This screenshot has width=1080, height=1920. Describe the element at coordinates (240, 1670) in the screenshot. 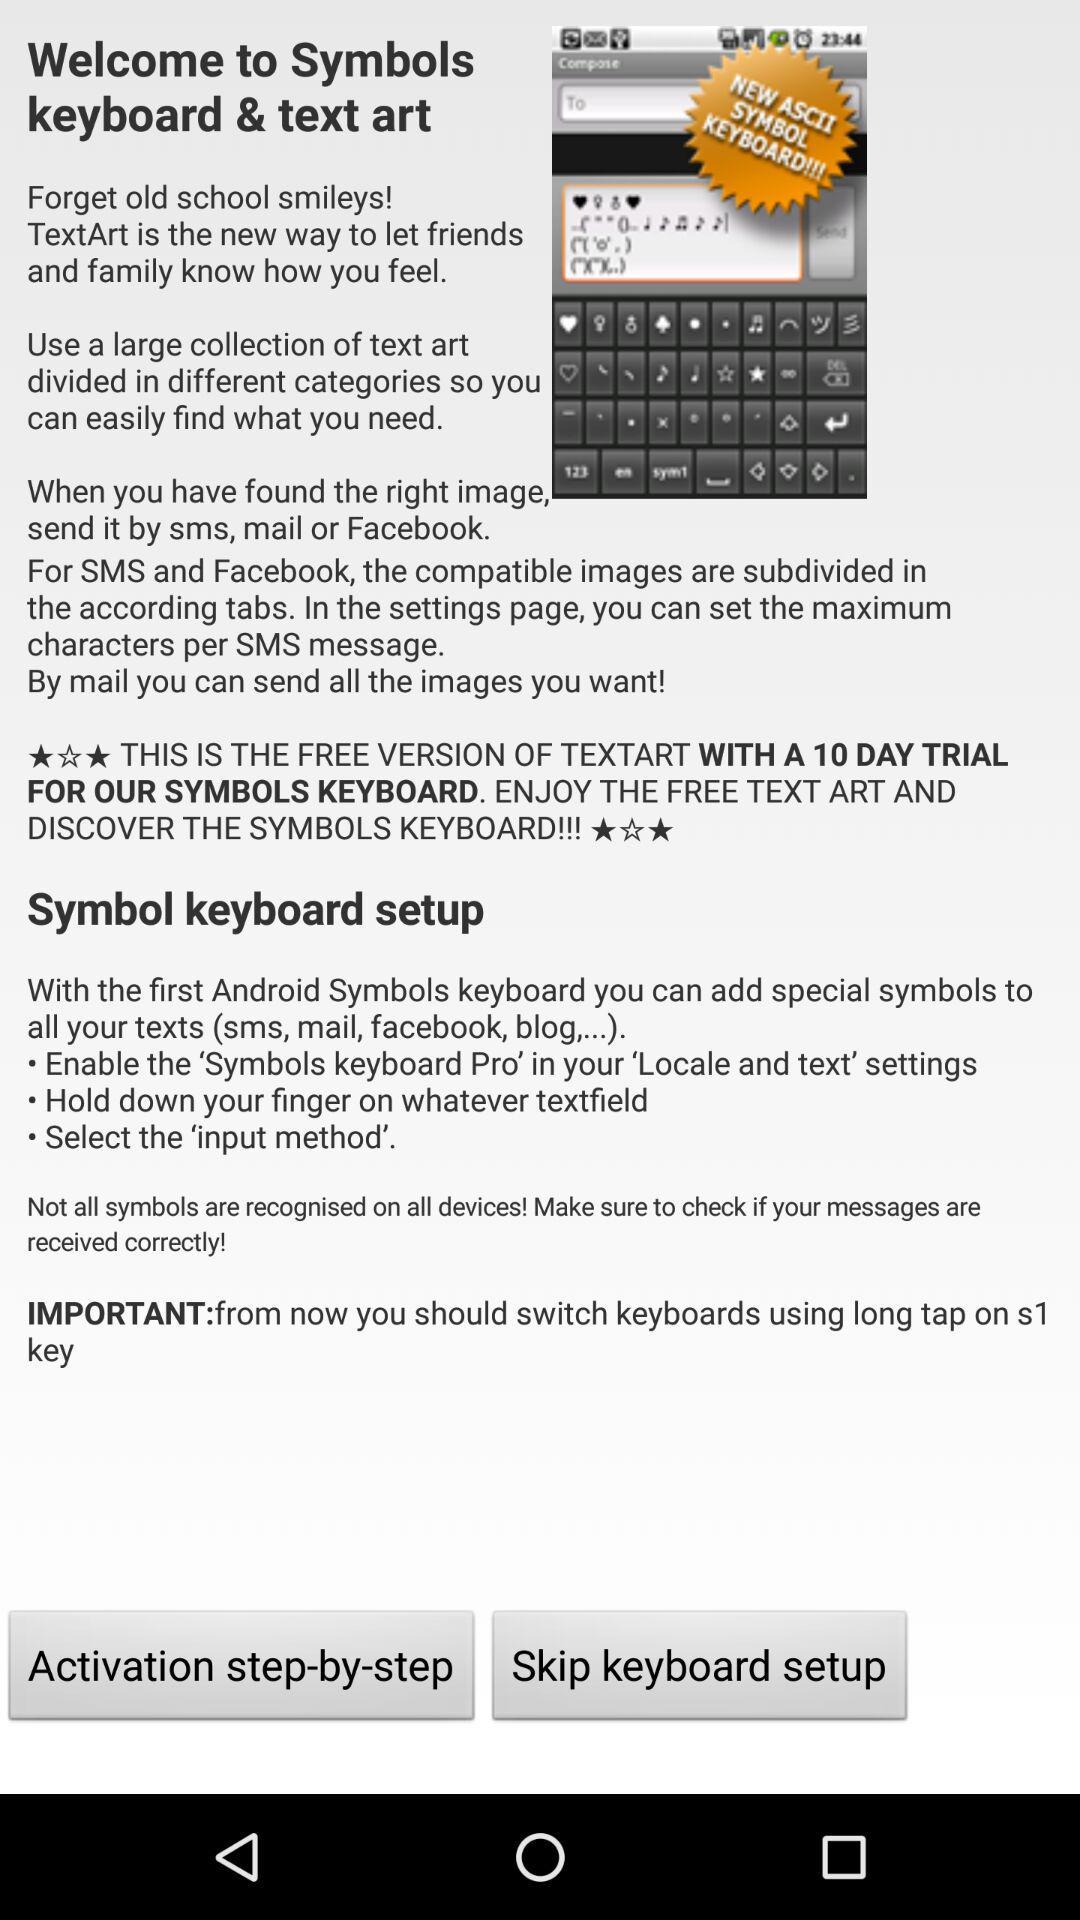

I see `the item at the bottom left corner` at that location.